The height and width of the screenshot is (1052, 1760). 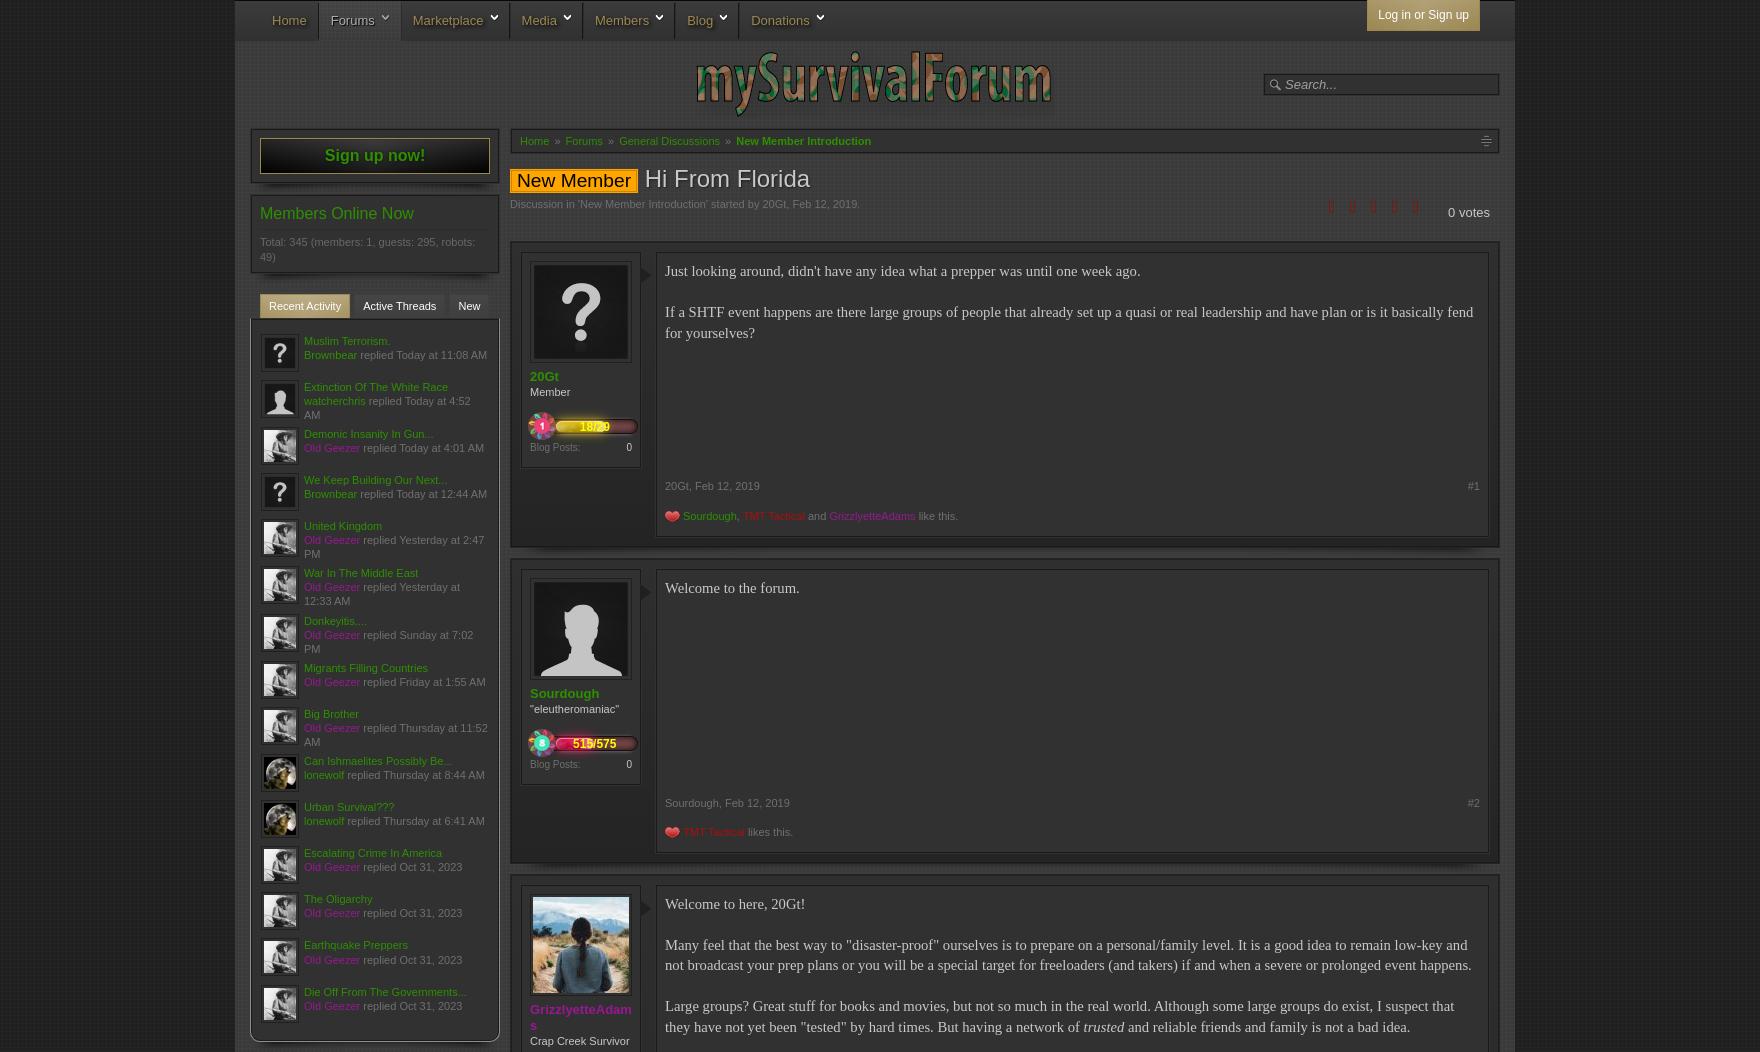 What do you see at coordinates (550, 391) in the screenshot?
I see `'Member'` at bounding box center [550, 391].